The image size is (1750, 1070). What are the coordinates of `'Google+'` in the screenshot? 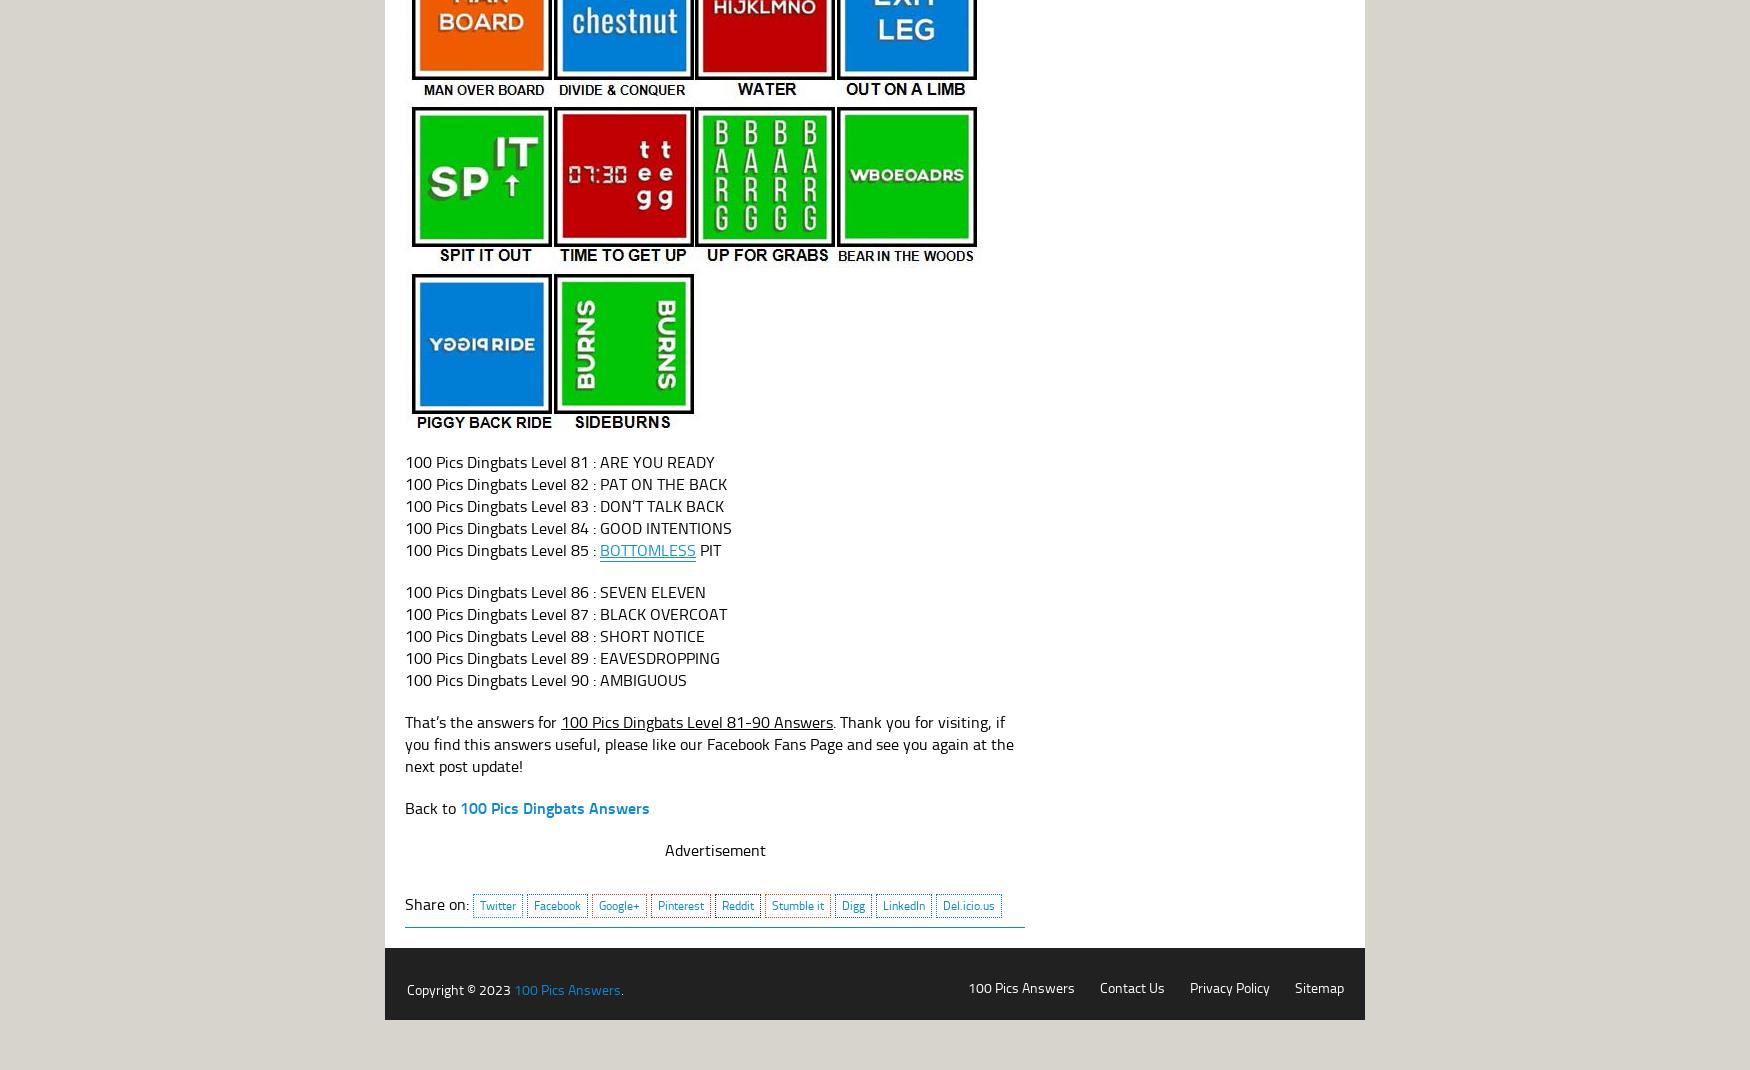 It's located at (619, 904).